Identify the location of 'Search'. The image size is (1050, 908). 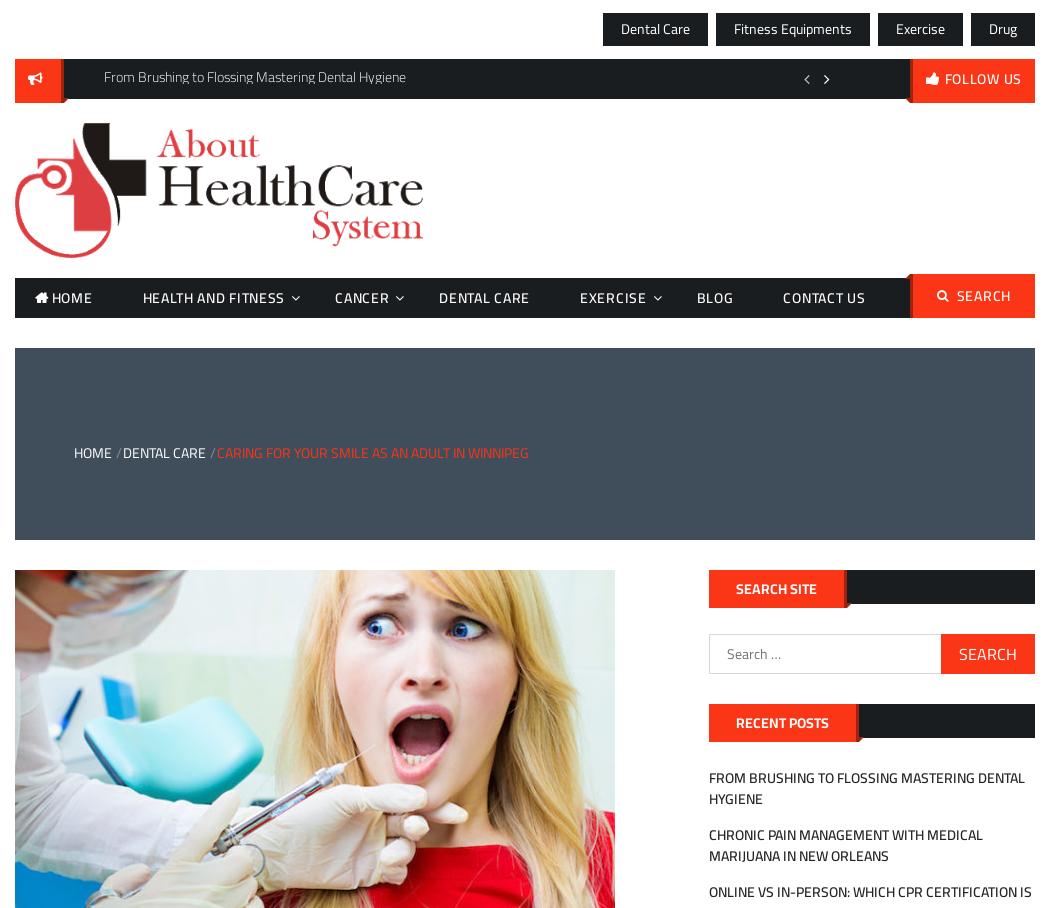
(983, 296).